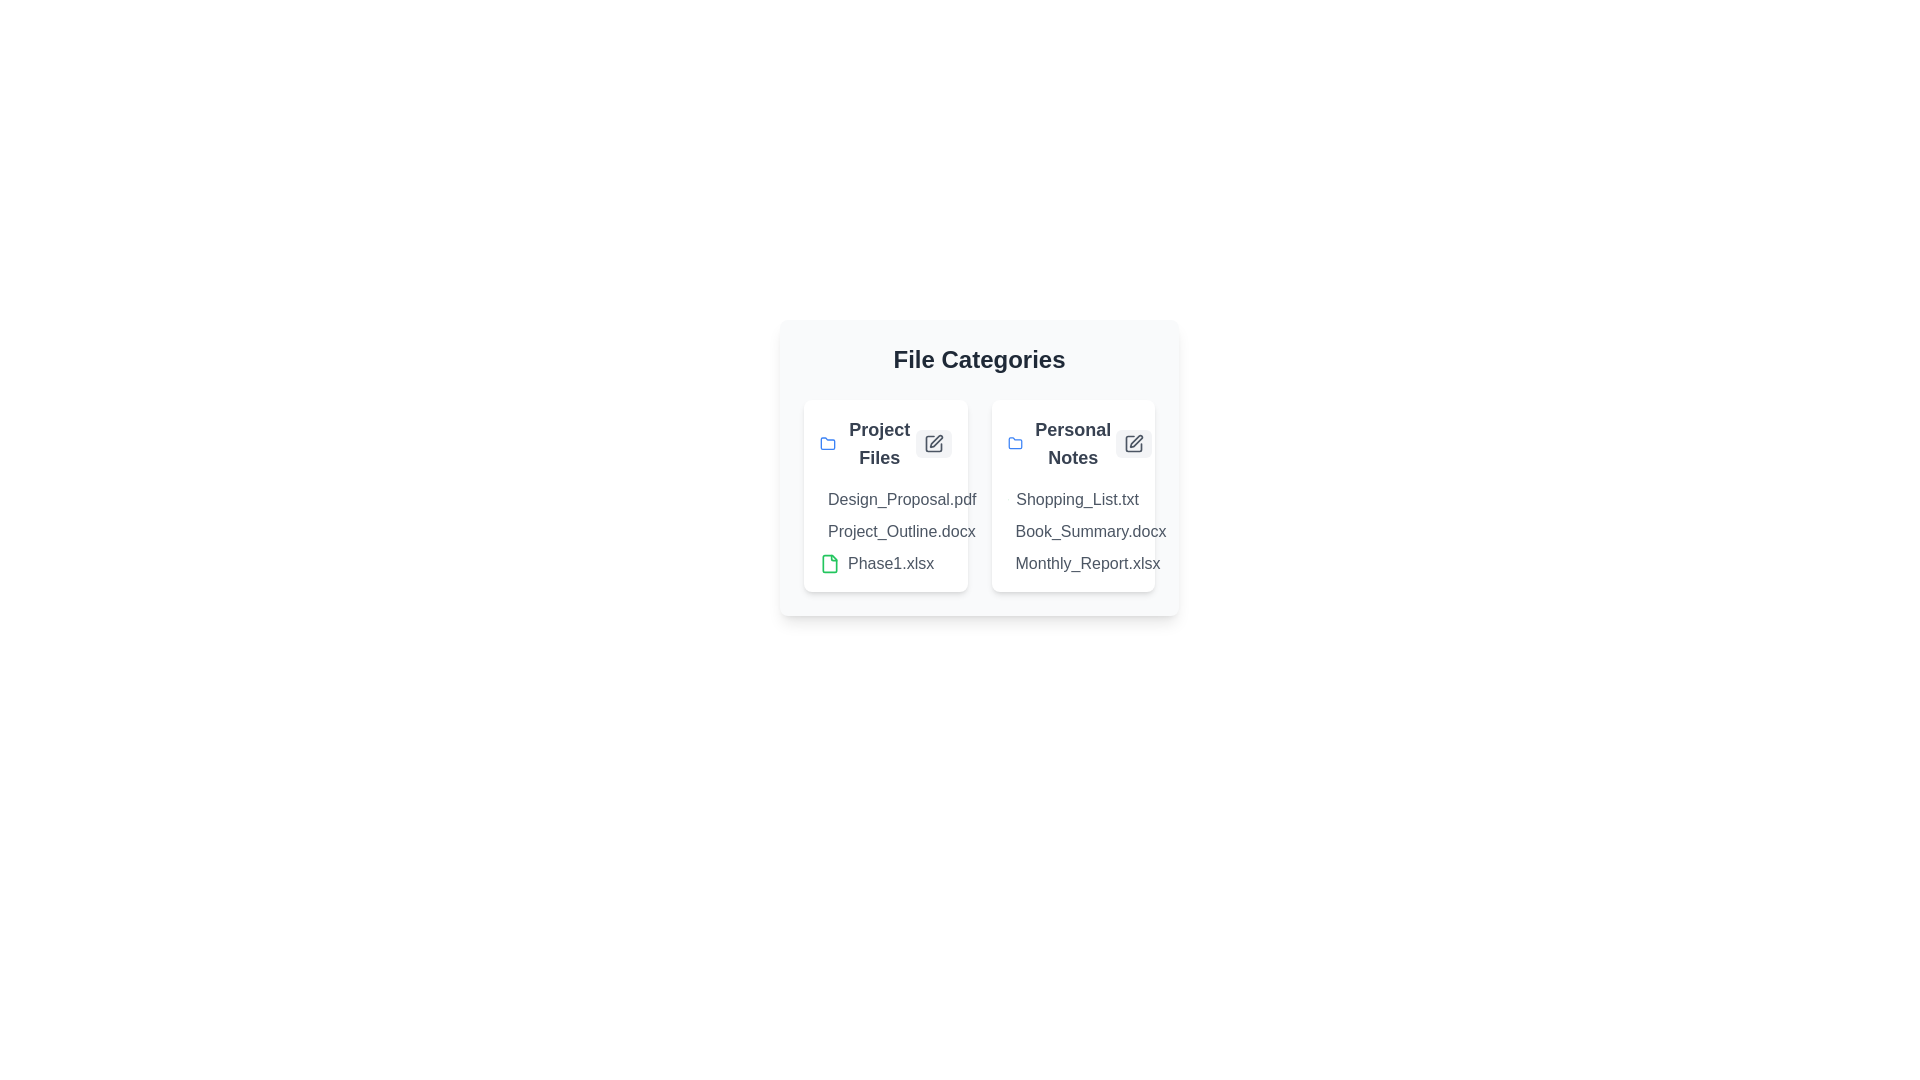 The width and height of the screenshot is (1920, 1080). I want to click on the document named Project_Outline.docx, so click(849, 531).